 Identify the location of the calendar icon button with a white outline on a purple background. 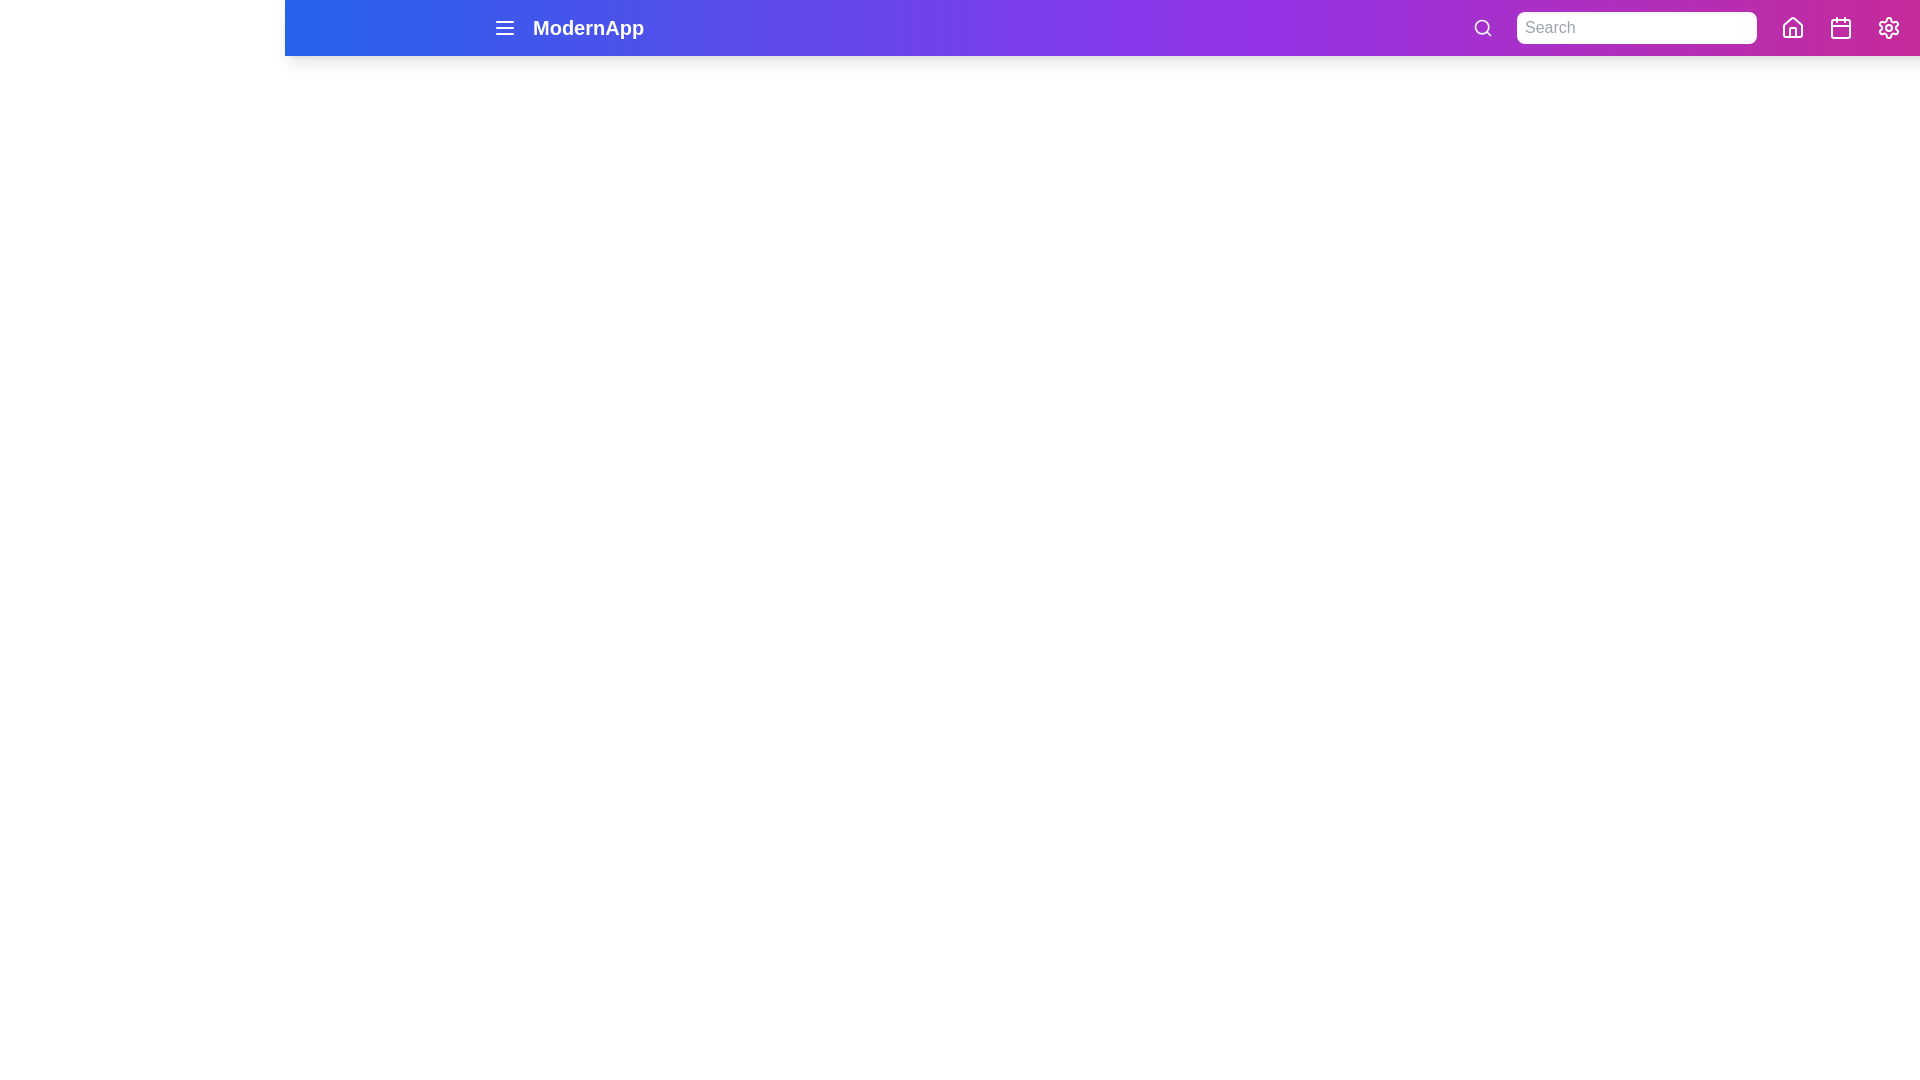
(1840, 27).